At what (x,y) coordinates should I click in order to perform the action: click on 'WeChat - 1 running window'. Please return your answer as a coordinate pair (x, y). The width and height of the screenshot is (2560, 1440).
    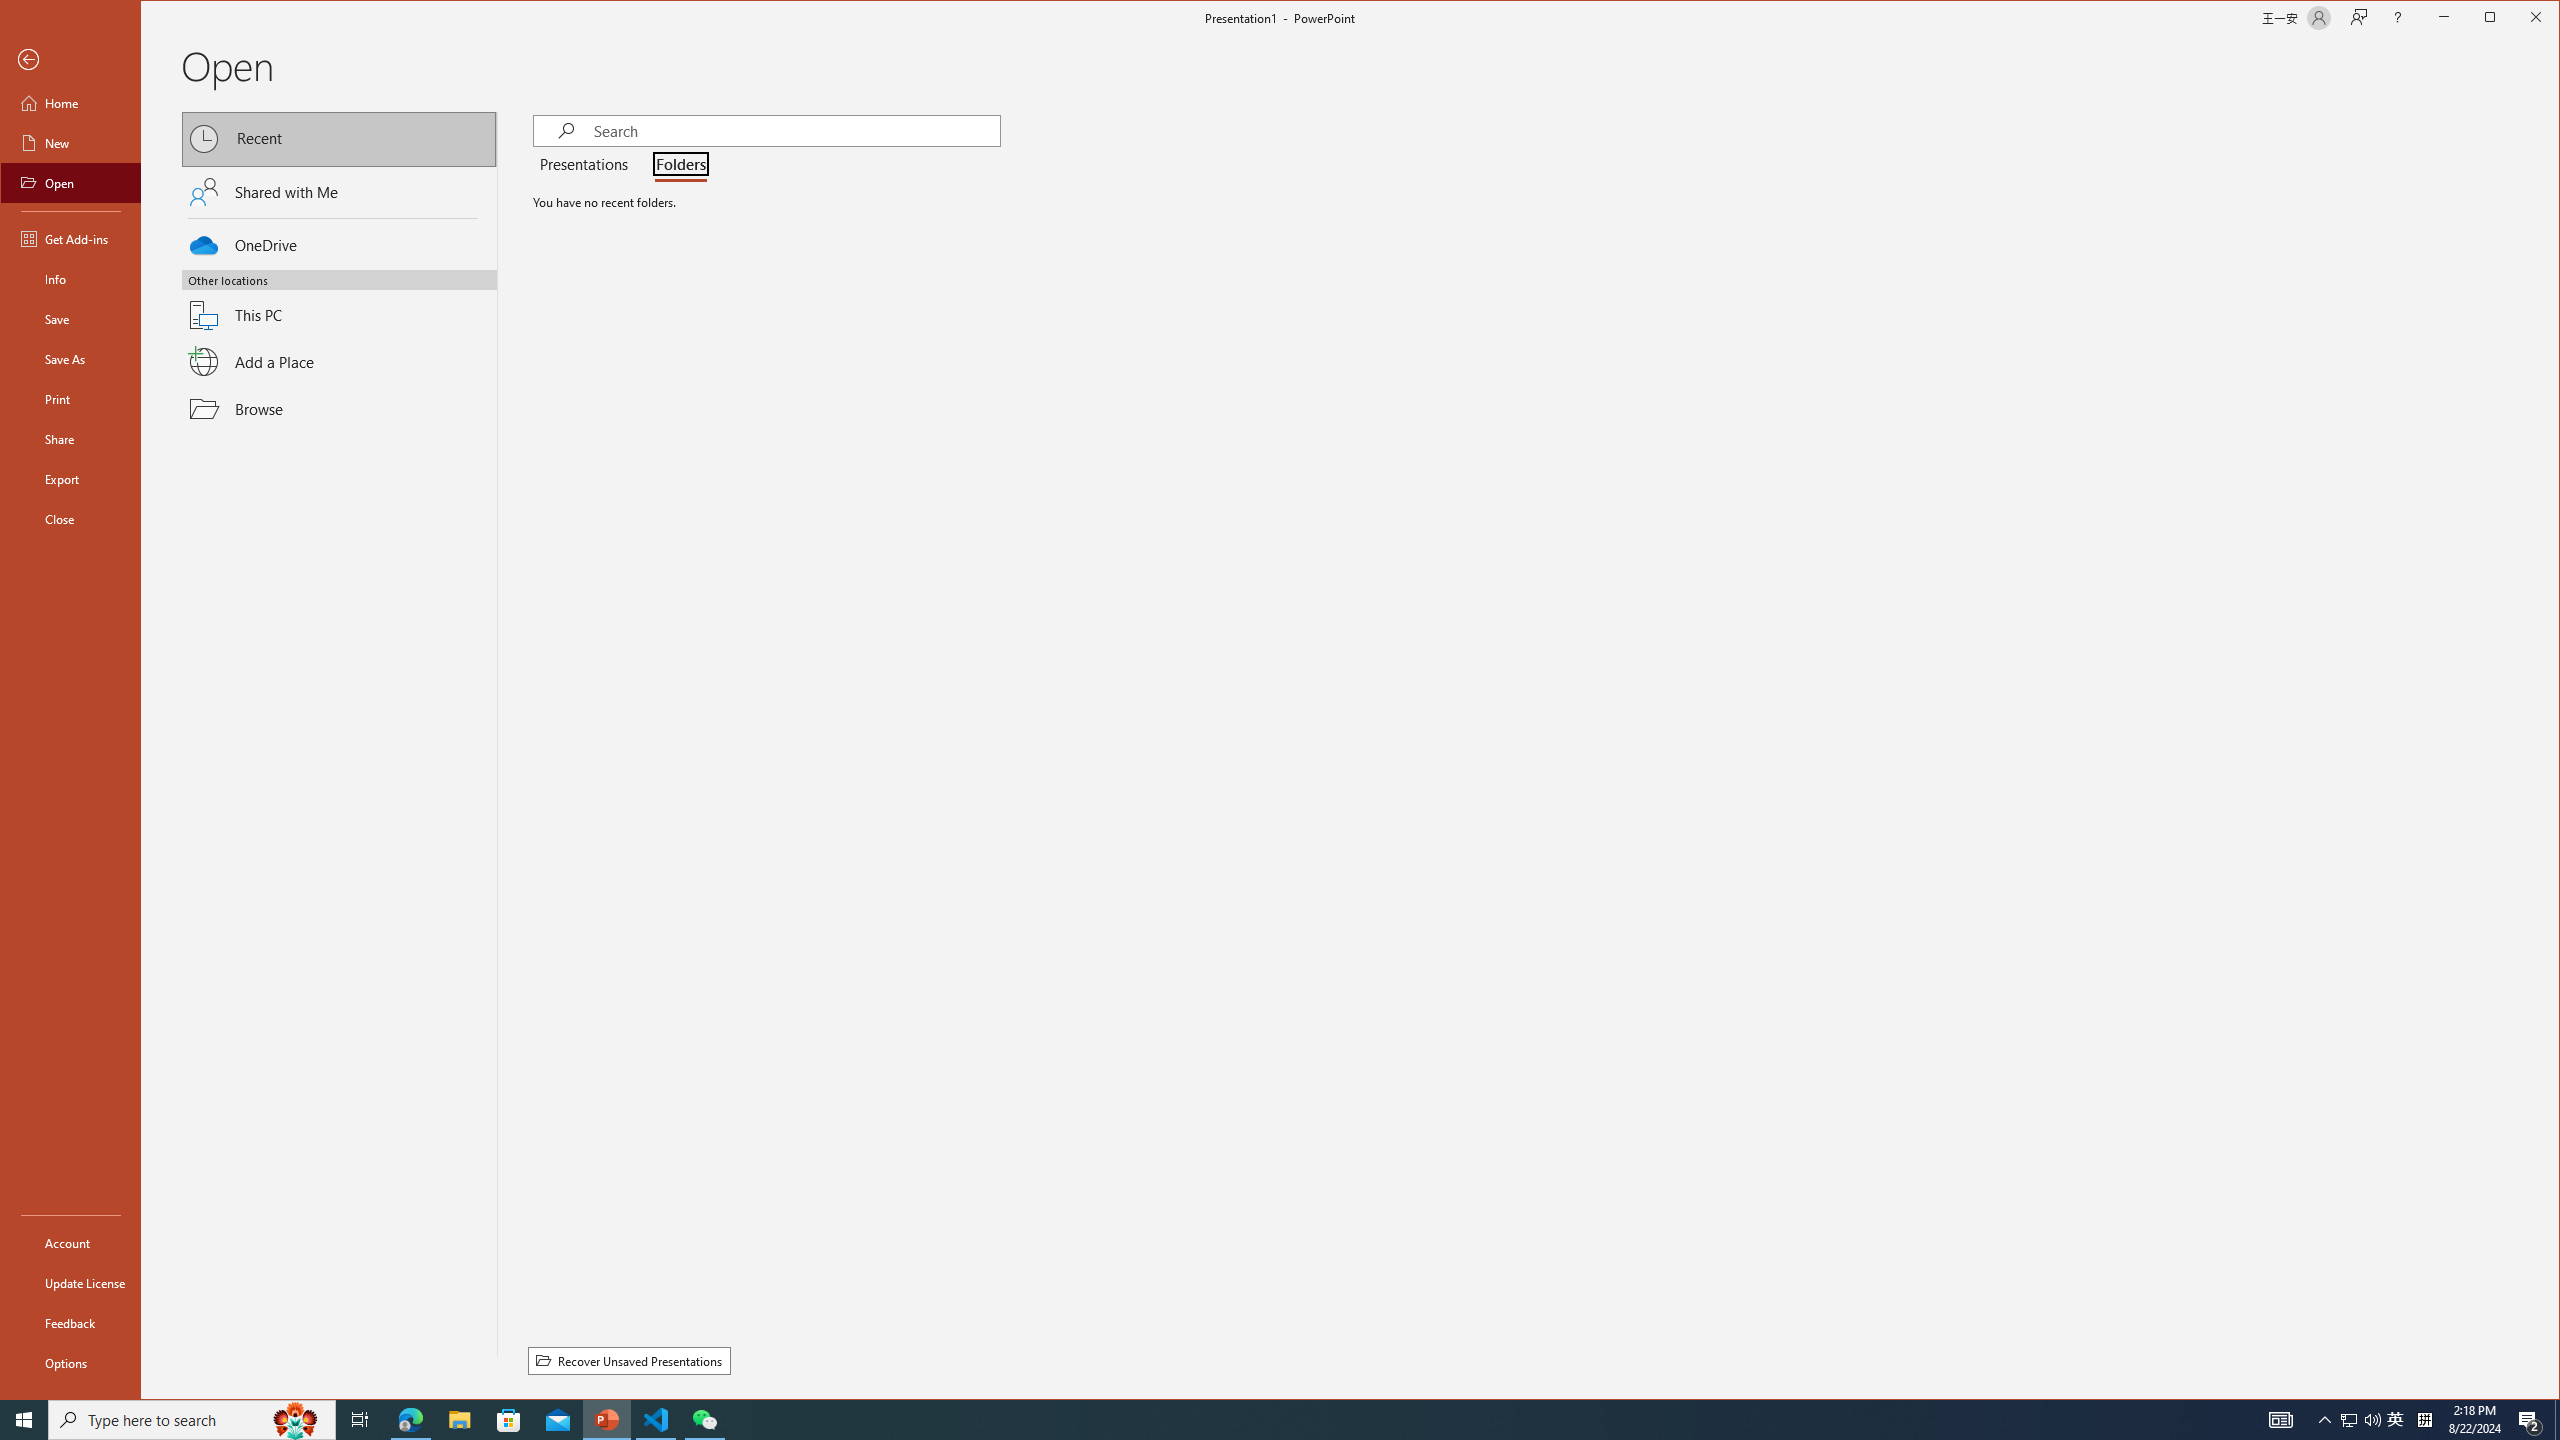
    Looking at the image, I should click on (705, 1418).